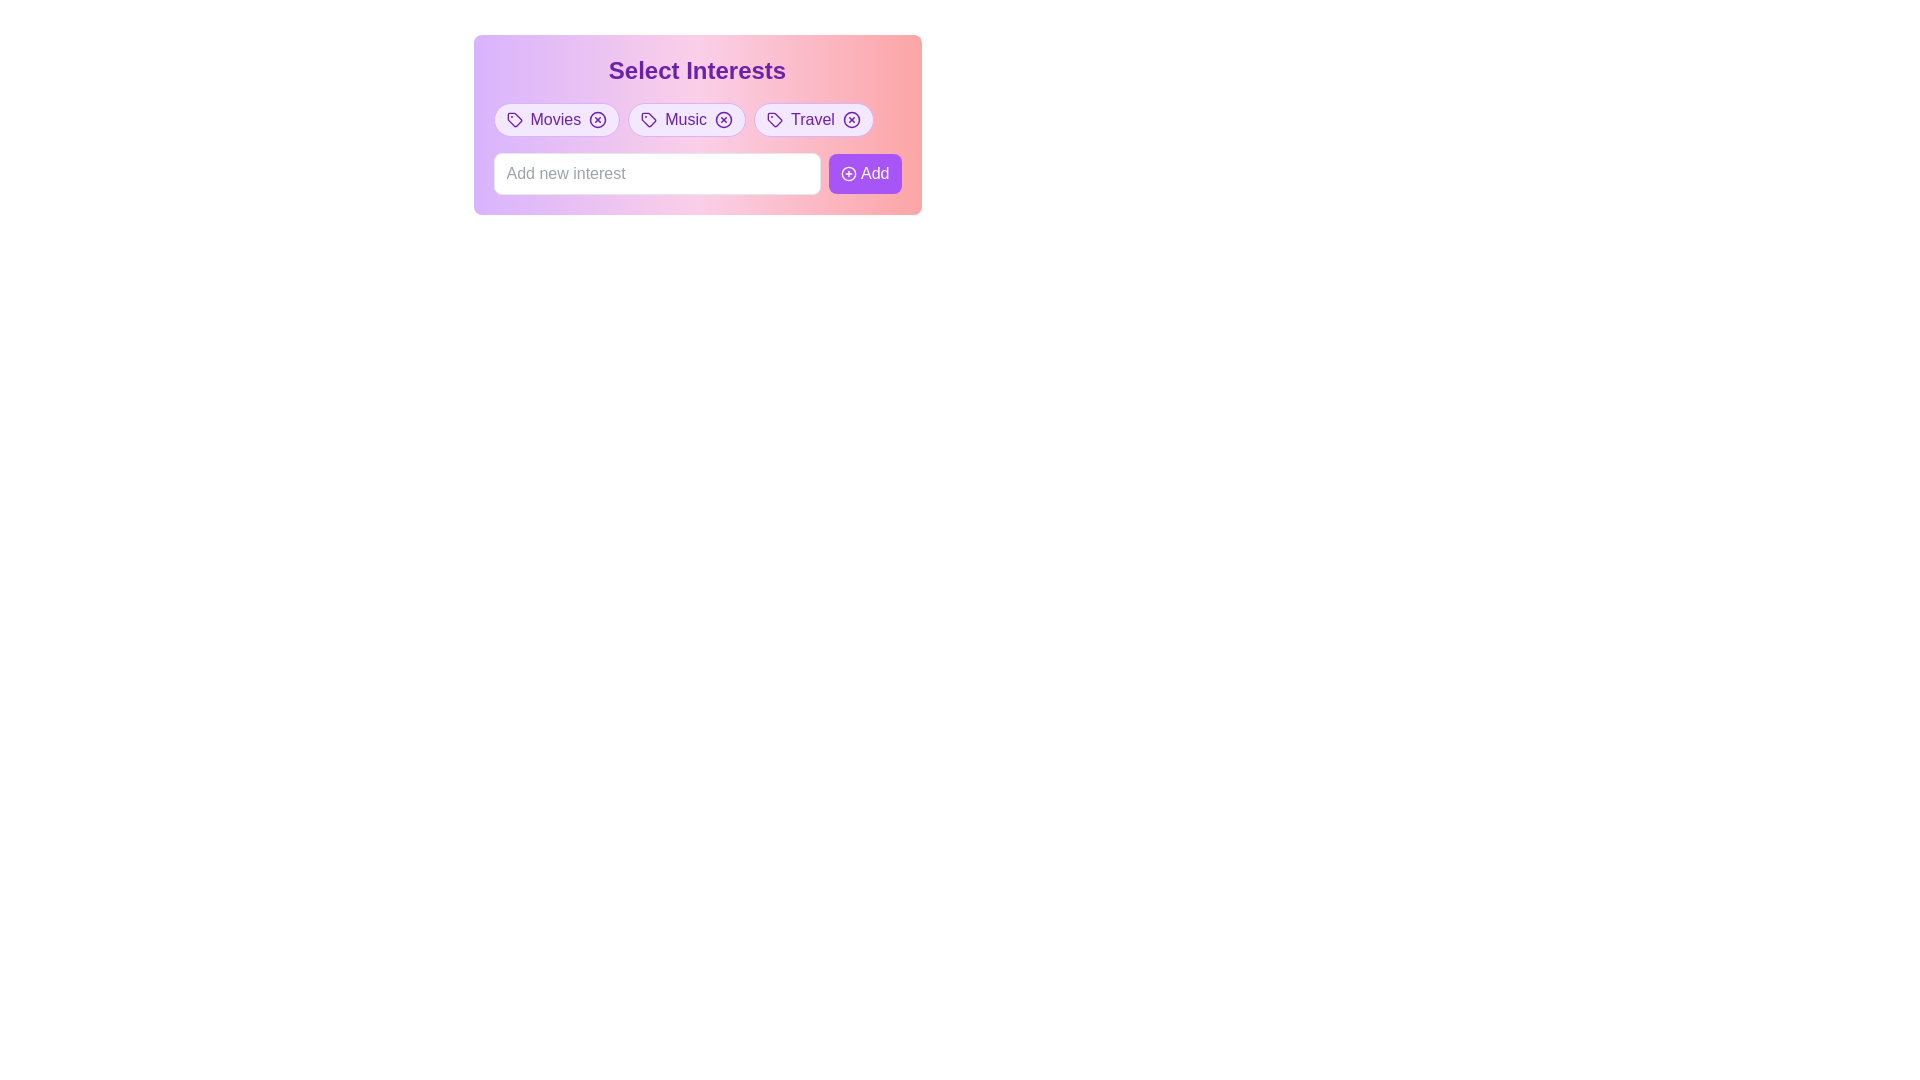 The height and width of the screenshot is (1080, 1920). What do you see at coordinates (723, 119) in the screenshot?
I see `the cancellation icon for the 'Music' tag, which is a circular icon with a cross, located between the 'Movies' and 'Travel' tags` at bounding box center [723, 119].